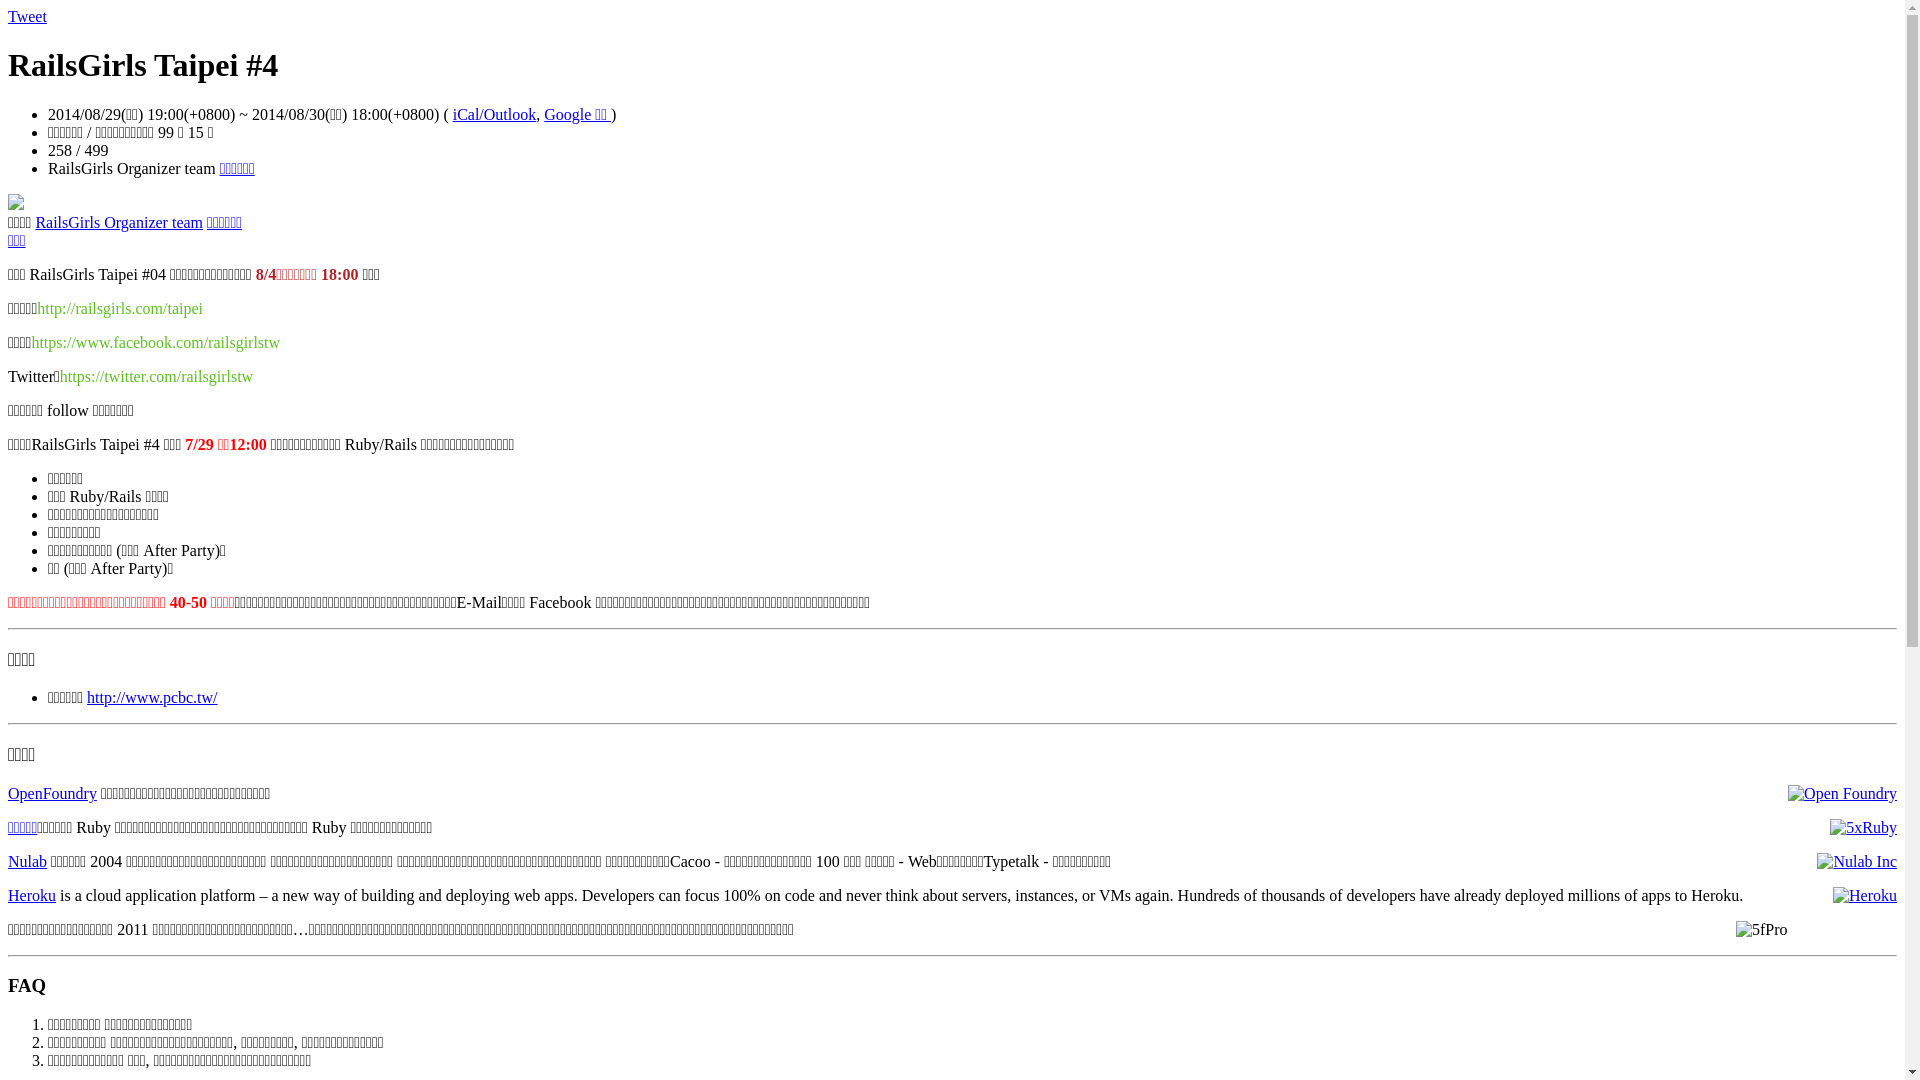 The image size is (1920, 1080). Describe the element at coordinates (154, 341) in the screenshot. I see `'https://www.facebook.com/railsgirlstw'` at that location.